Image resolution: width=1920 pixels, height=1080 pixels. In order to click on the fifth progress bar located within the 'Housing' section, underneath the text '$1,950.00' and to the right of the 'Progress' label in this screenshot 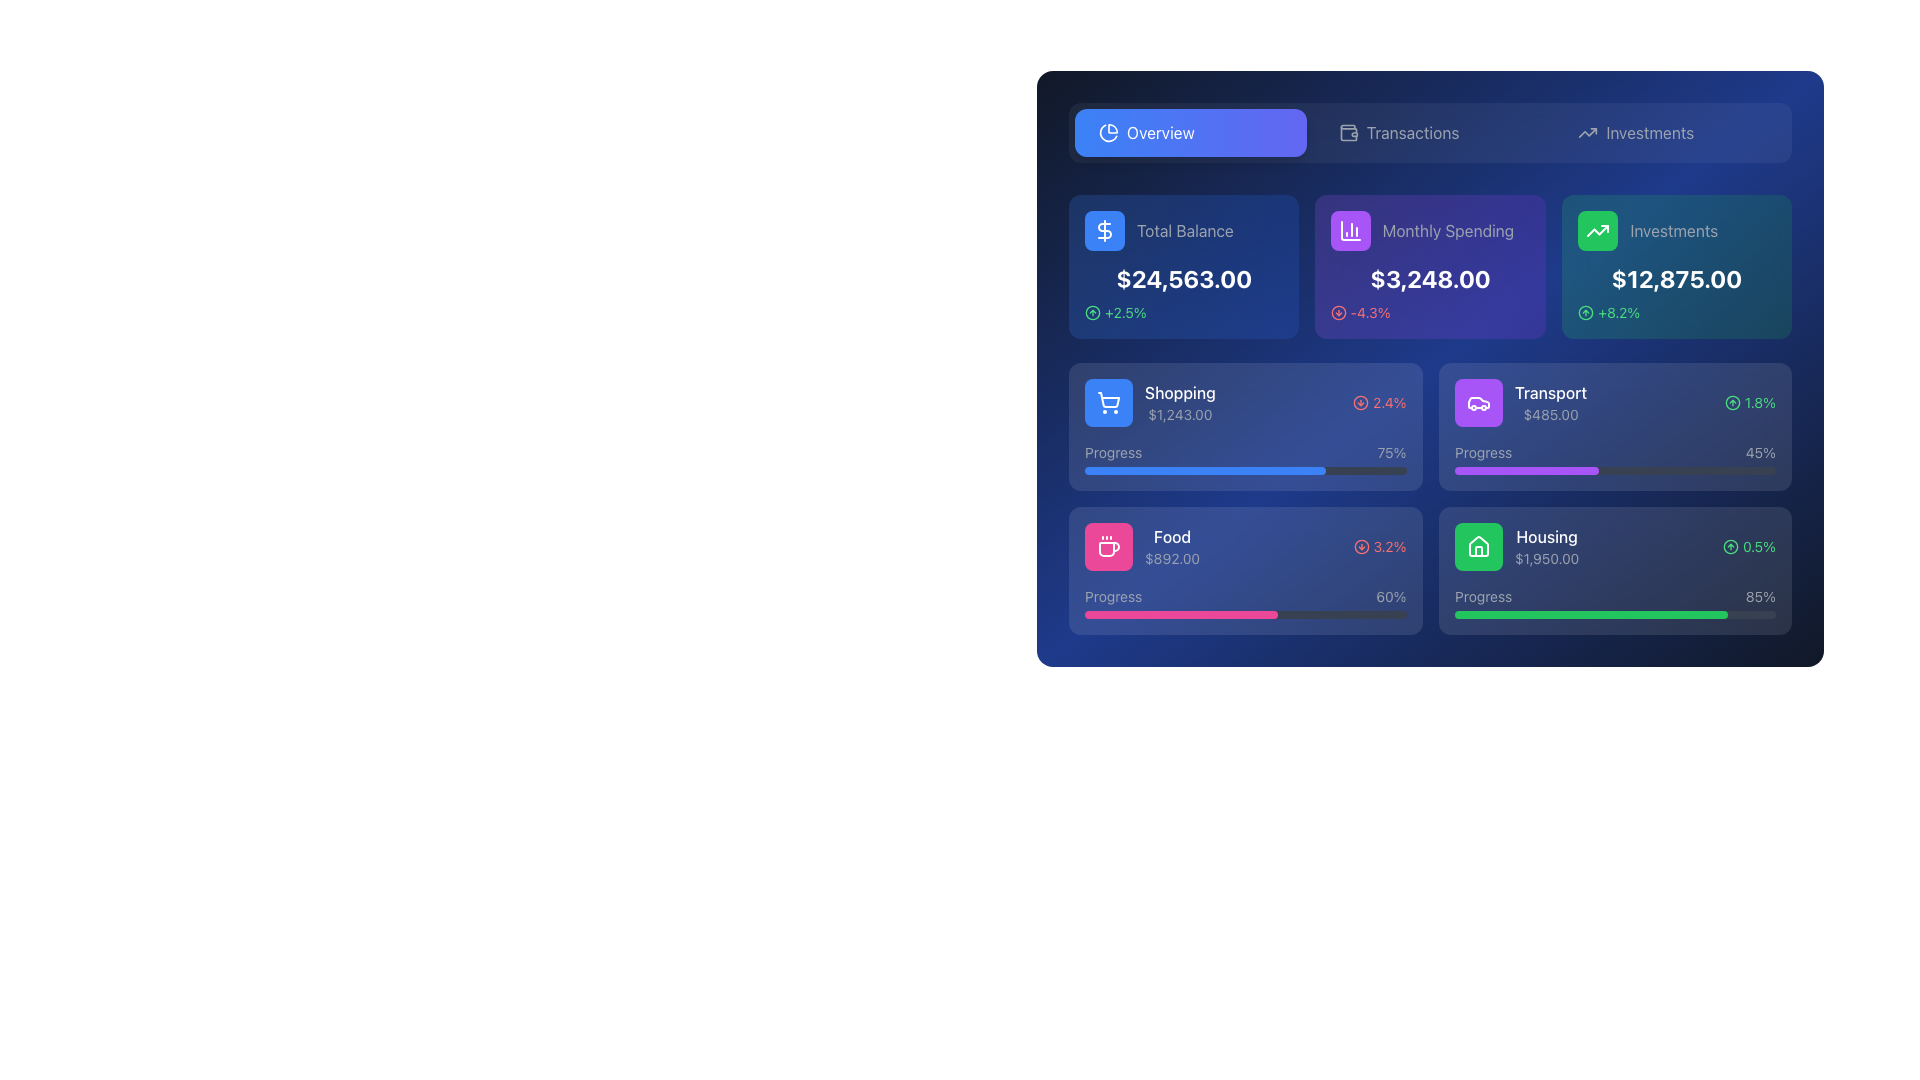, I will do `click(1615, 613)`.